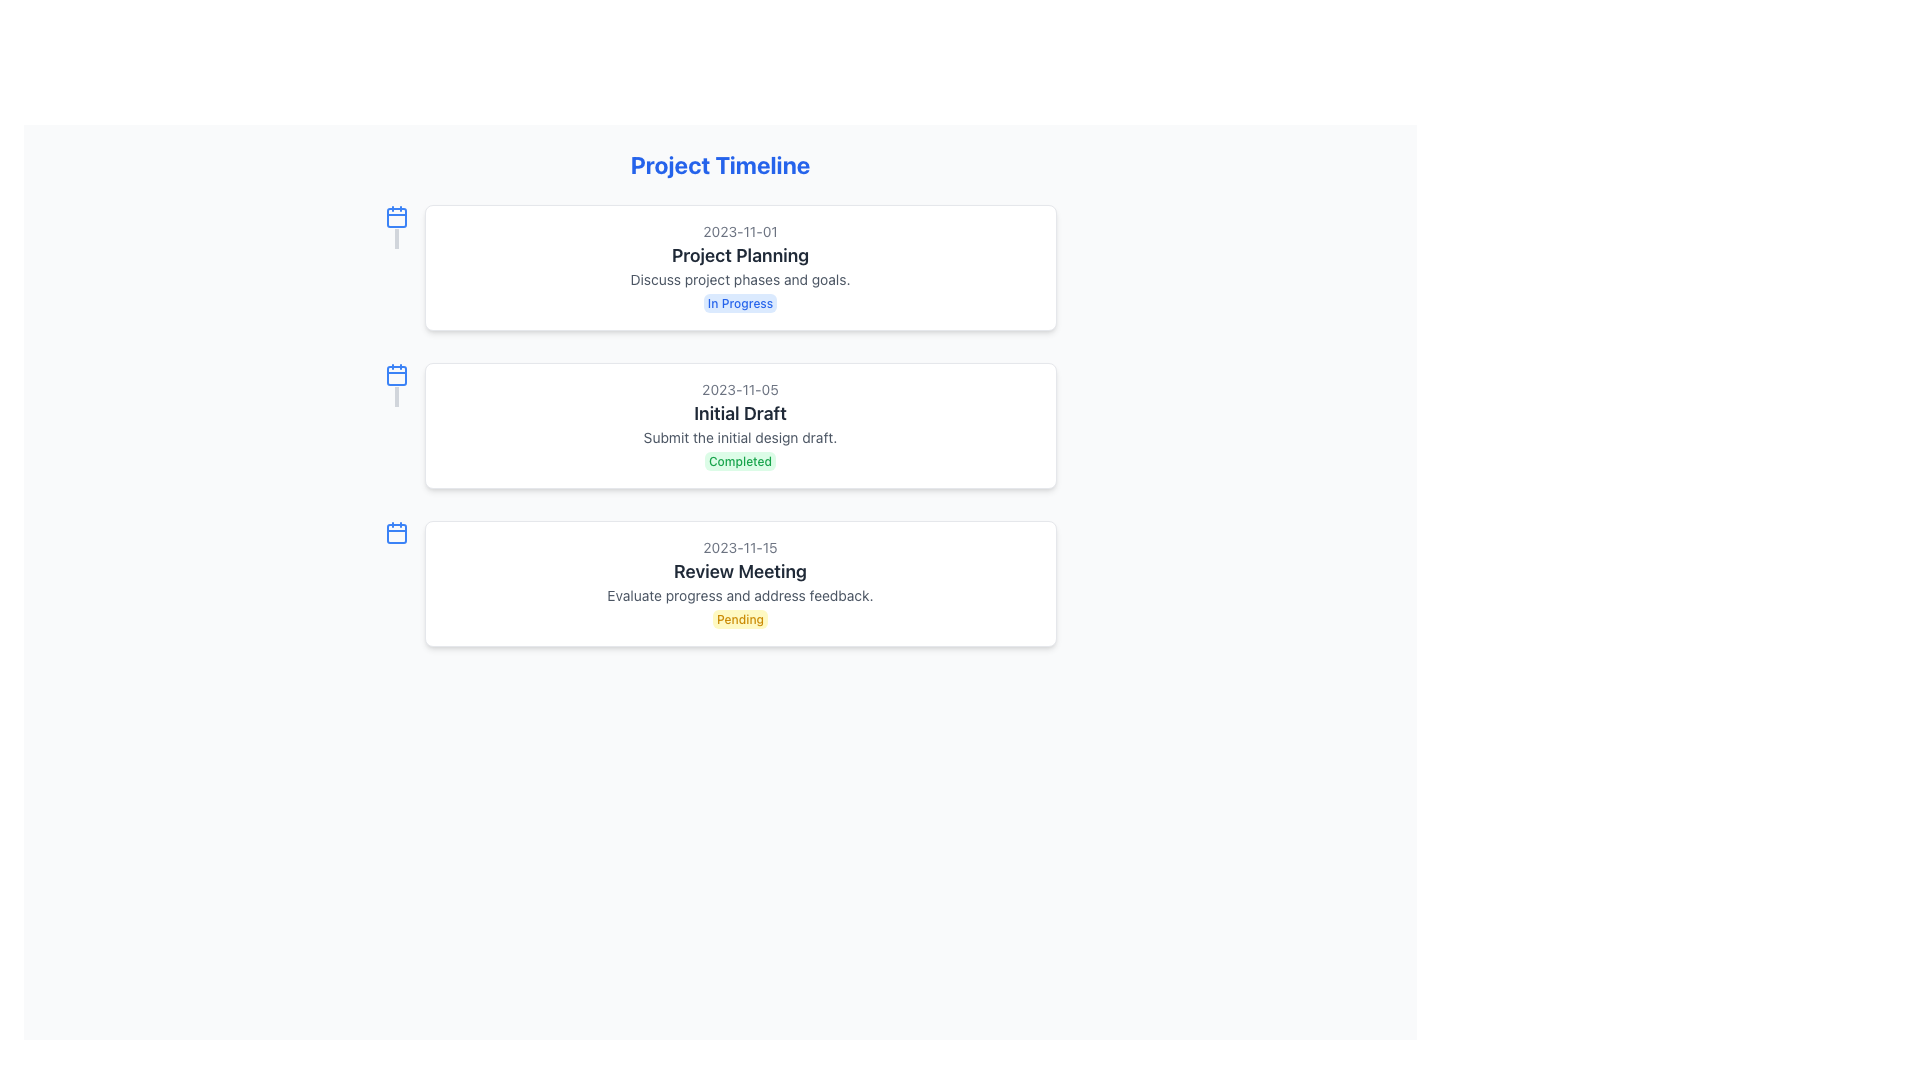 Image resolution: width=1920 pixels, height=1080 pixels. Describe the element at coordinates (396, 531) in the screenshot. I see `the calendar icon with blue strokes located on the left side of the 'Review Meeting' section, aligned to the left of the text content in the vertical timeline` at that location.